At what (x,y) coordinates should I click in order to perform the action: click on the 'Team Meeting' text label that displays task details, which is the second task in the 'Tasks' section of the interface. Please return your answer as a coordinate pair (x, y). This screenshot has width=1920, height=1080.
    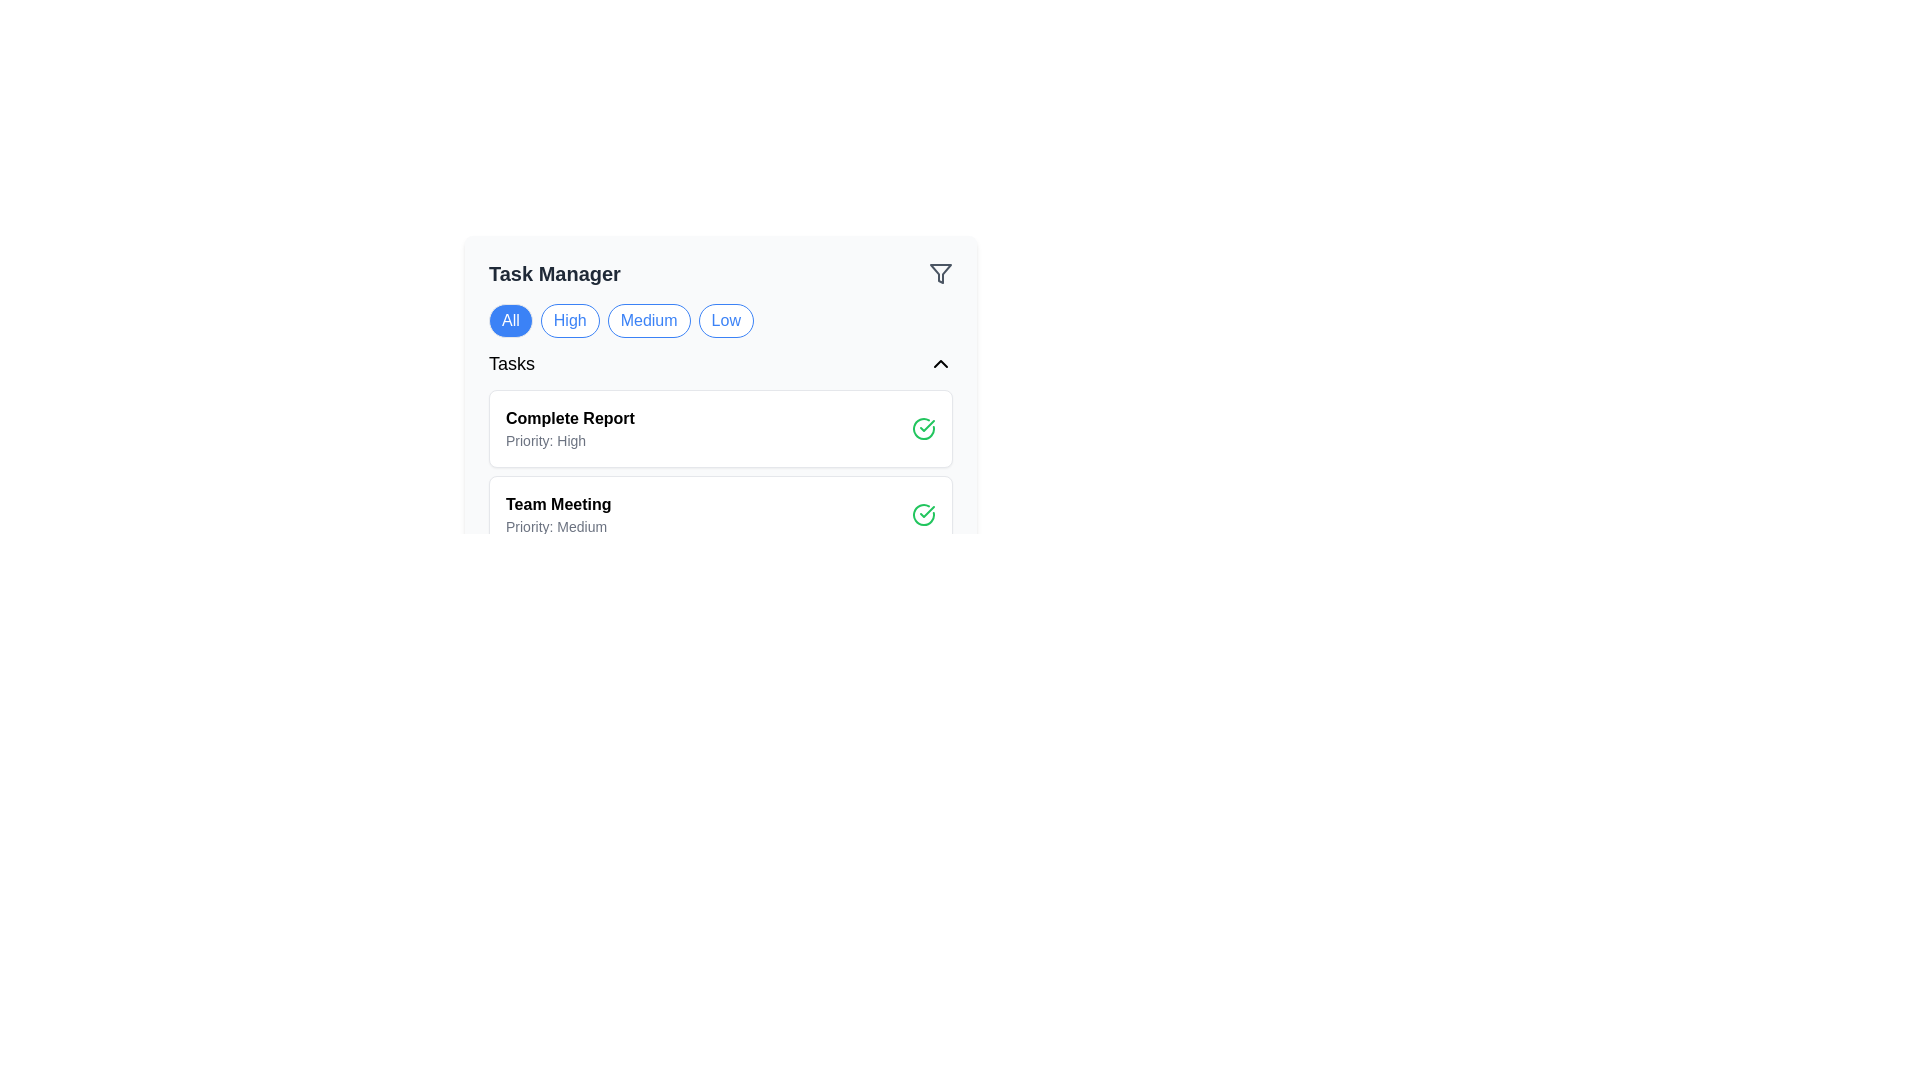
    Looking at the image, I should click on (558, 514).